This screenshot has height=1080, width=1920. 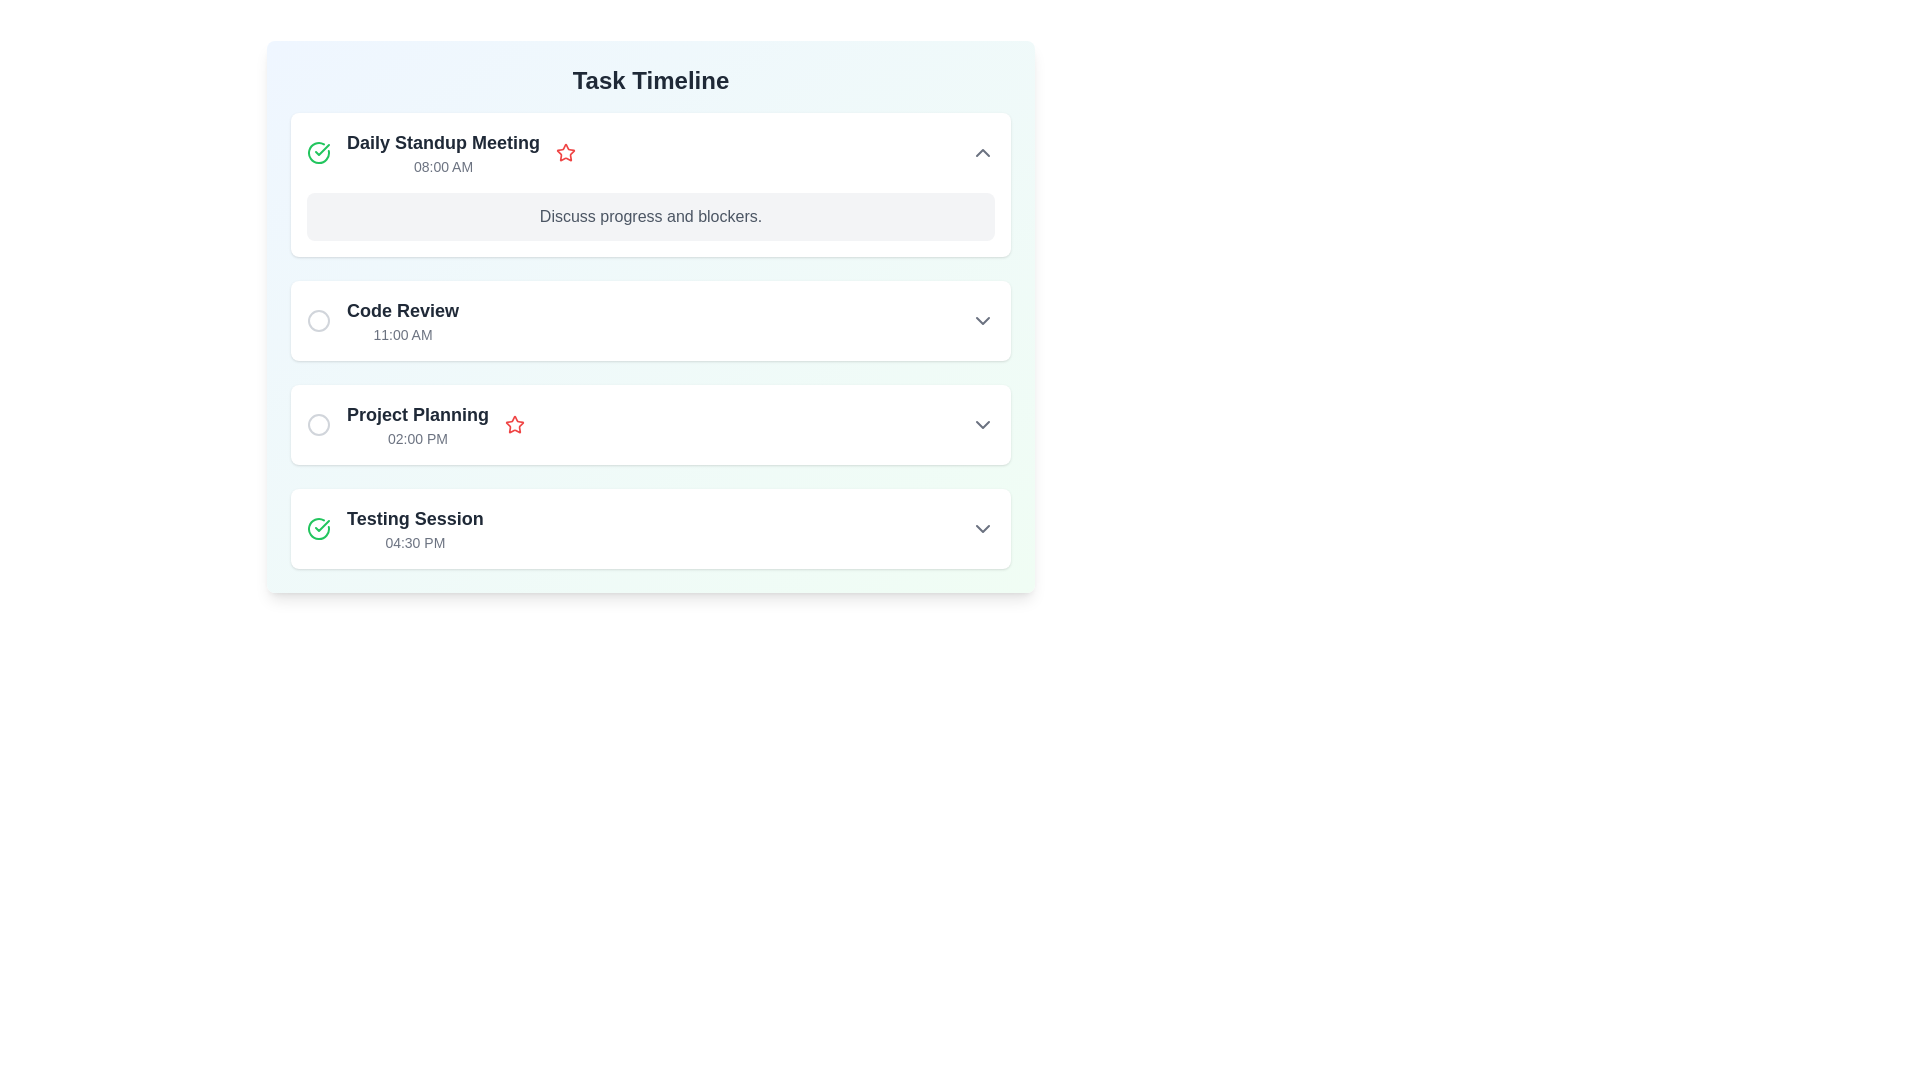 What do you see at coordinates (317, 423) in the screenshot?
I see `the circular gray icon within the 'Project Planning' task line on the task timeline interface` at bounding box center [317, 423].